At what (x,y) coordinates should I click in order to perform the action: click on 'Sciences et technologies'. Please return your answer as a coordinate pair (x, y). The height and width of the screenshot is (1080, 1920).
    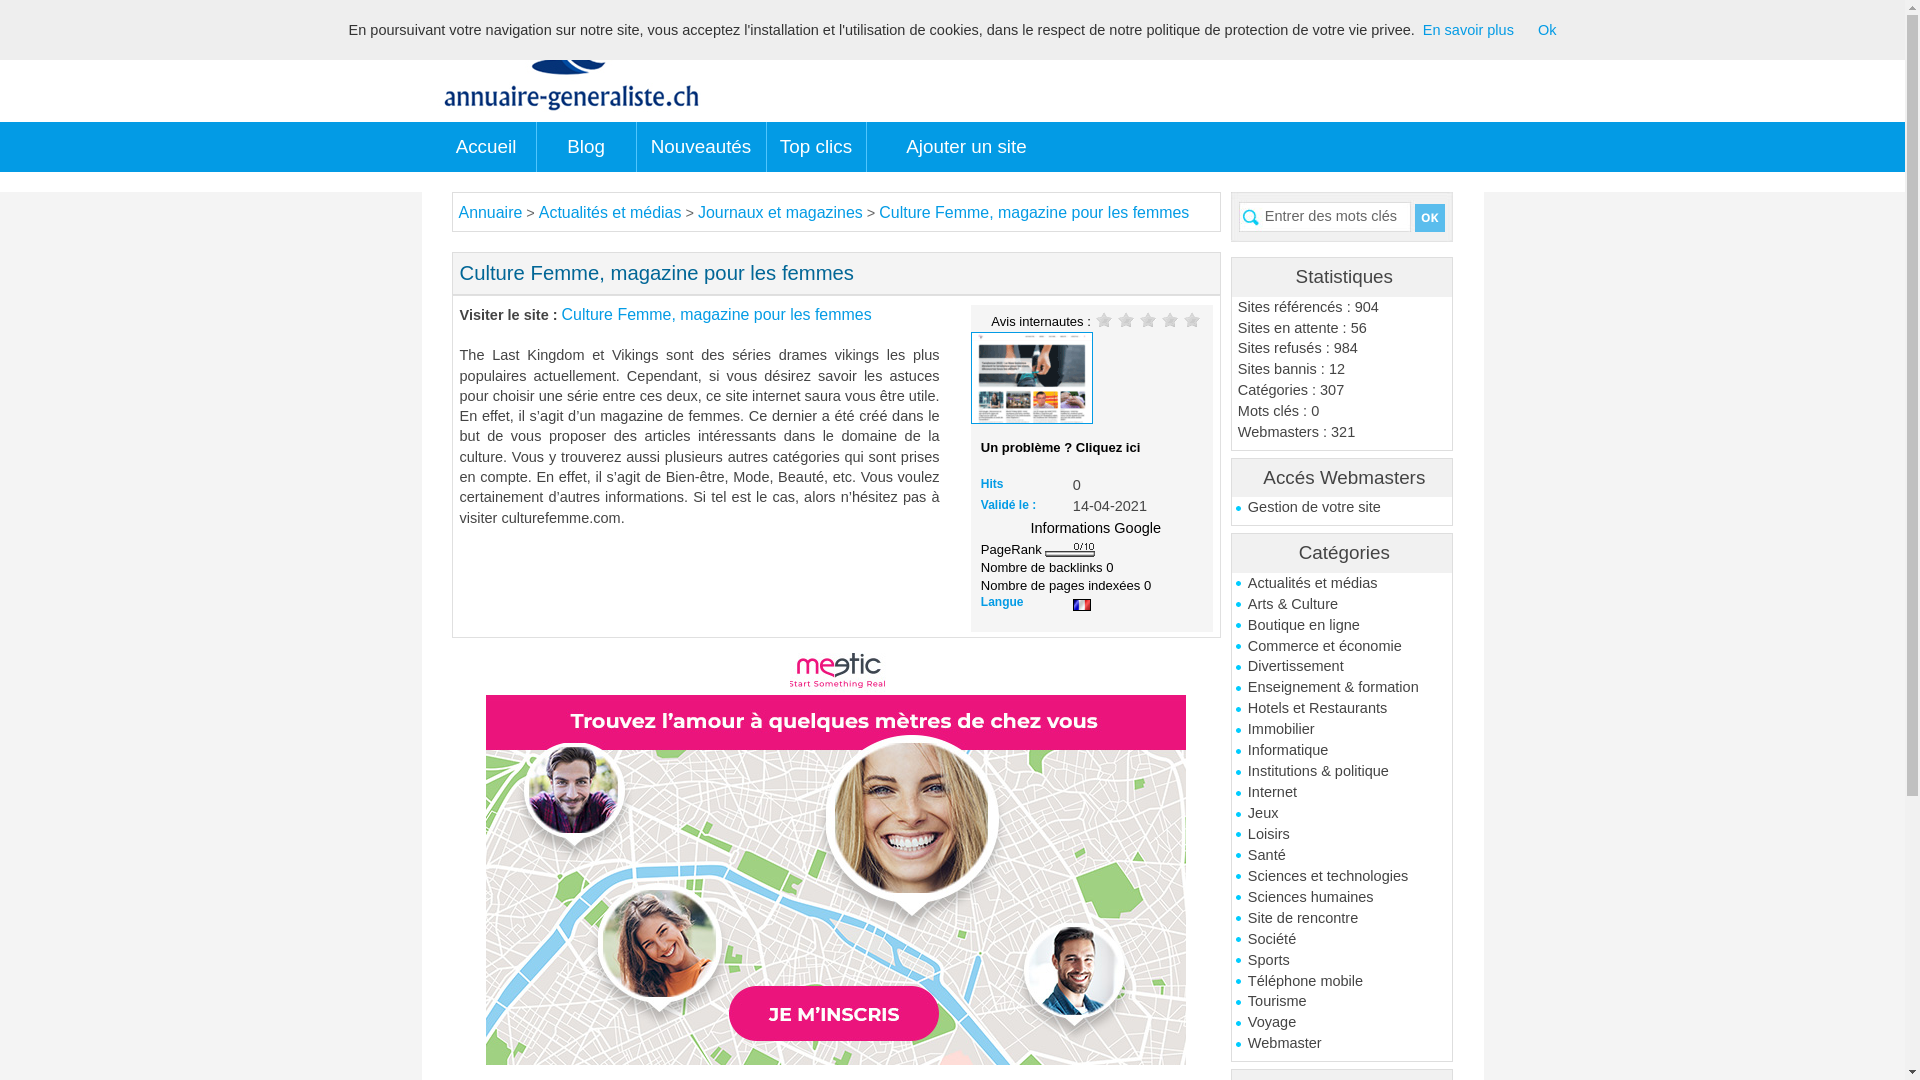
    Looking at the image, I should click on (1342, 875).